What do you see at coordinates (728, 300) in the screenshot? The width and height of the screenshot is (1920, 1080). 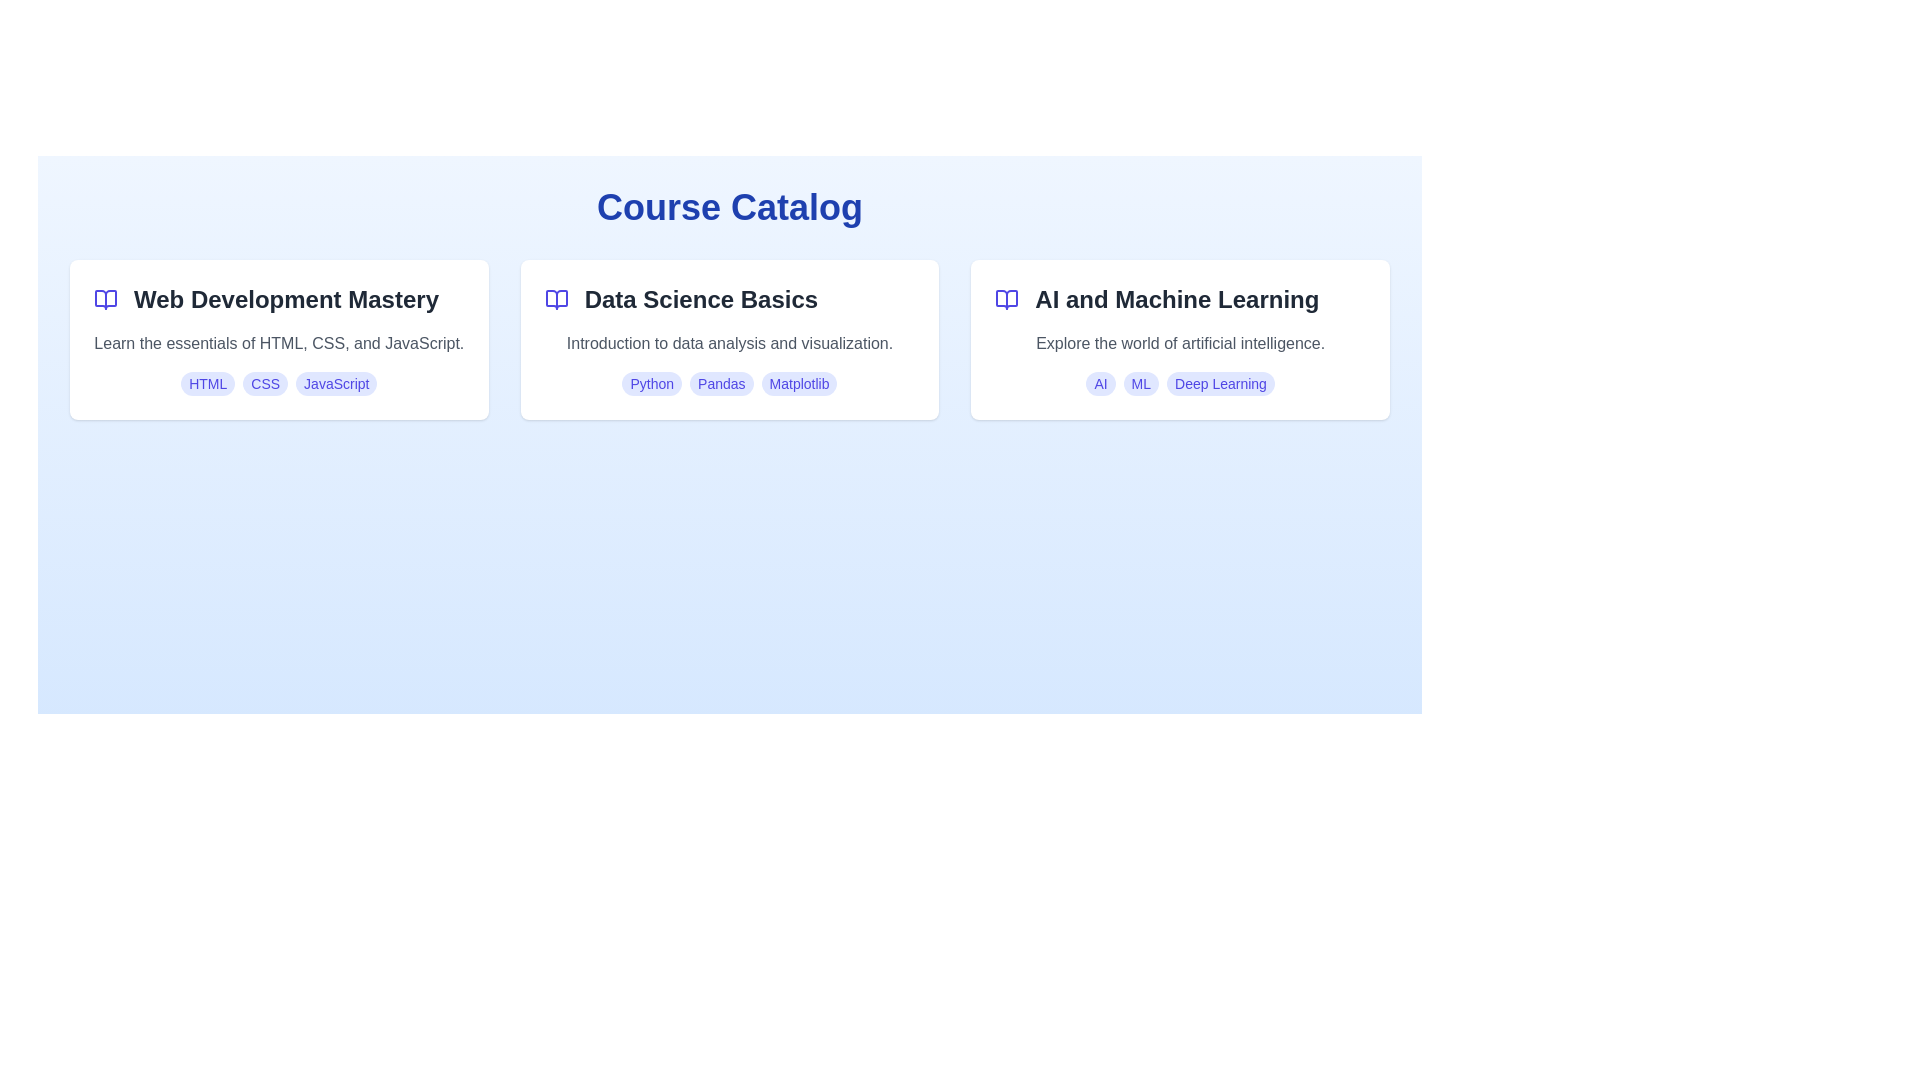 I see `title text 'Data Science Basics' located in the top section of the middle card in a three-card layout, next to an indigo open book icon` at bounding box center [728, 300].